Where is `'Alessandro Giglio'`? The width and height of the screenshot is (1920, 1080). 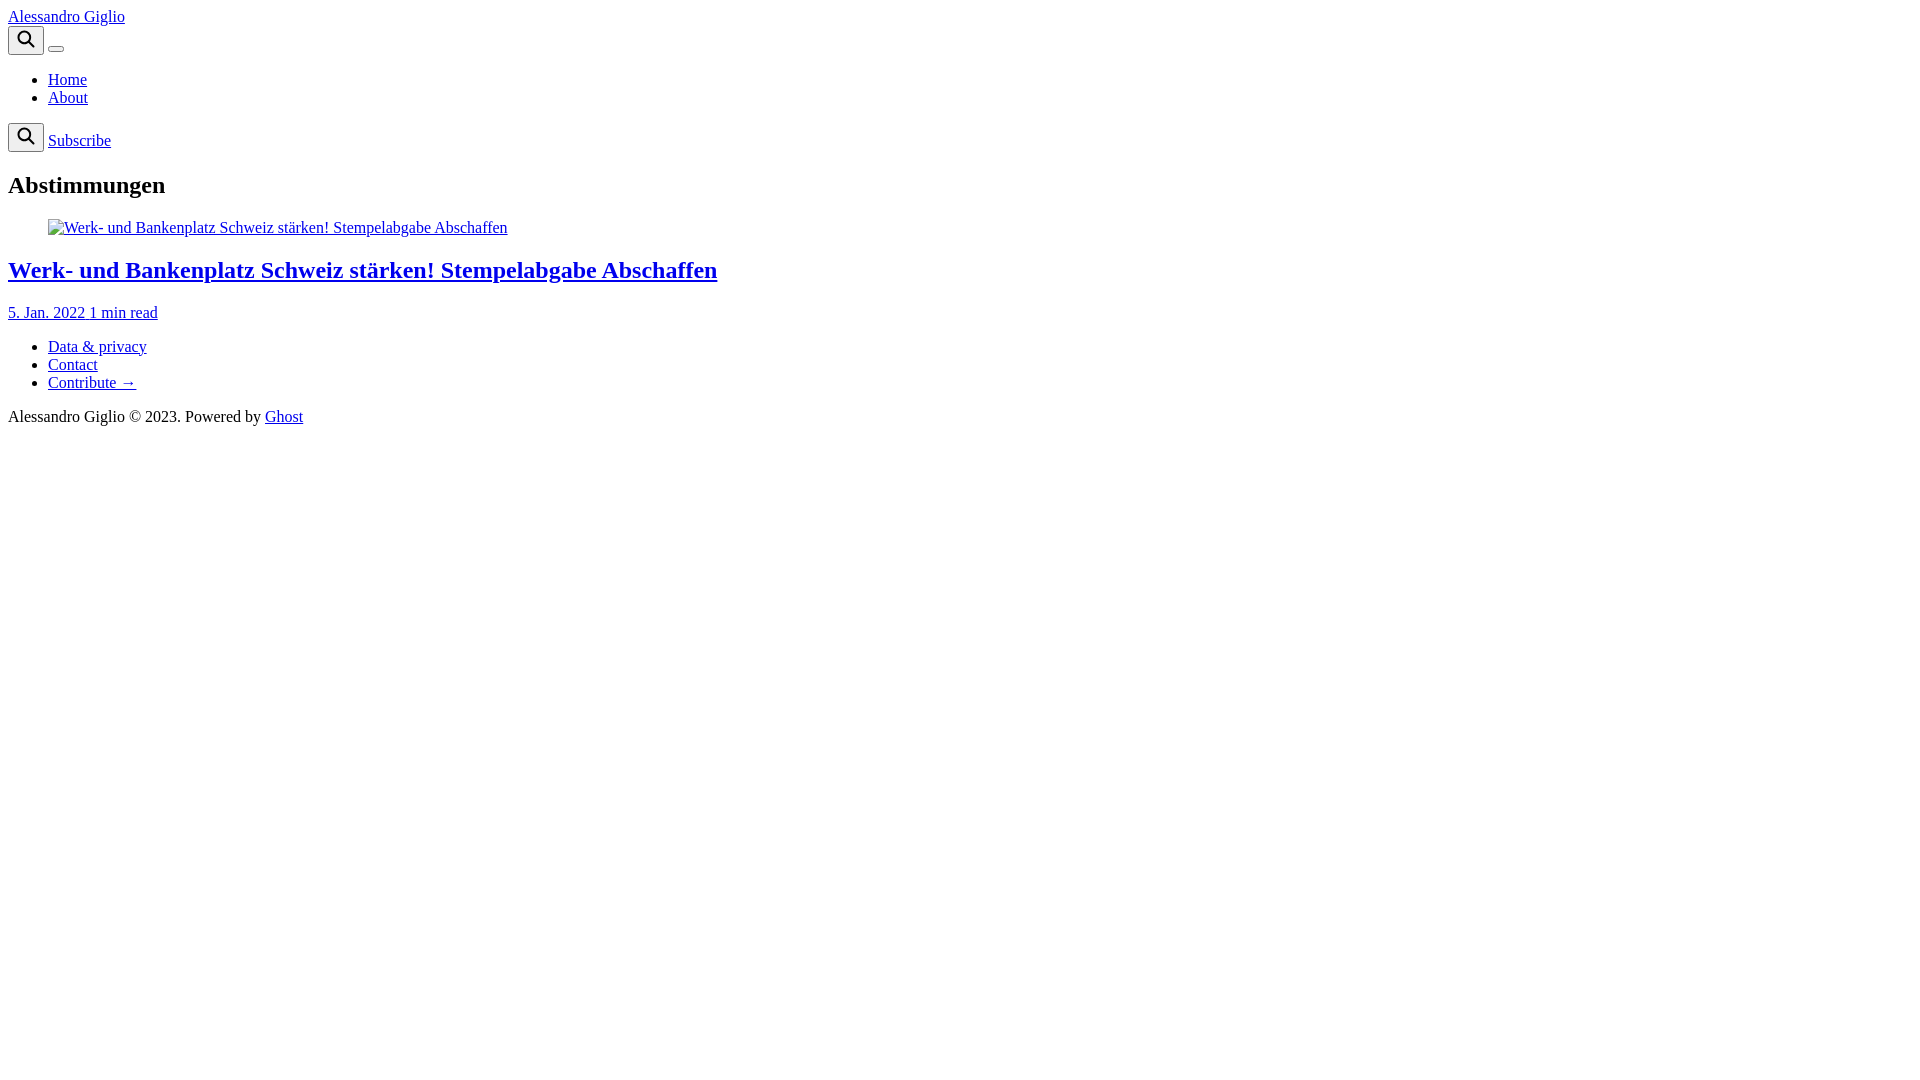 'Alessandro Giglio' is located at coordinates (66, 16).